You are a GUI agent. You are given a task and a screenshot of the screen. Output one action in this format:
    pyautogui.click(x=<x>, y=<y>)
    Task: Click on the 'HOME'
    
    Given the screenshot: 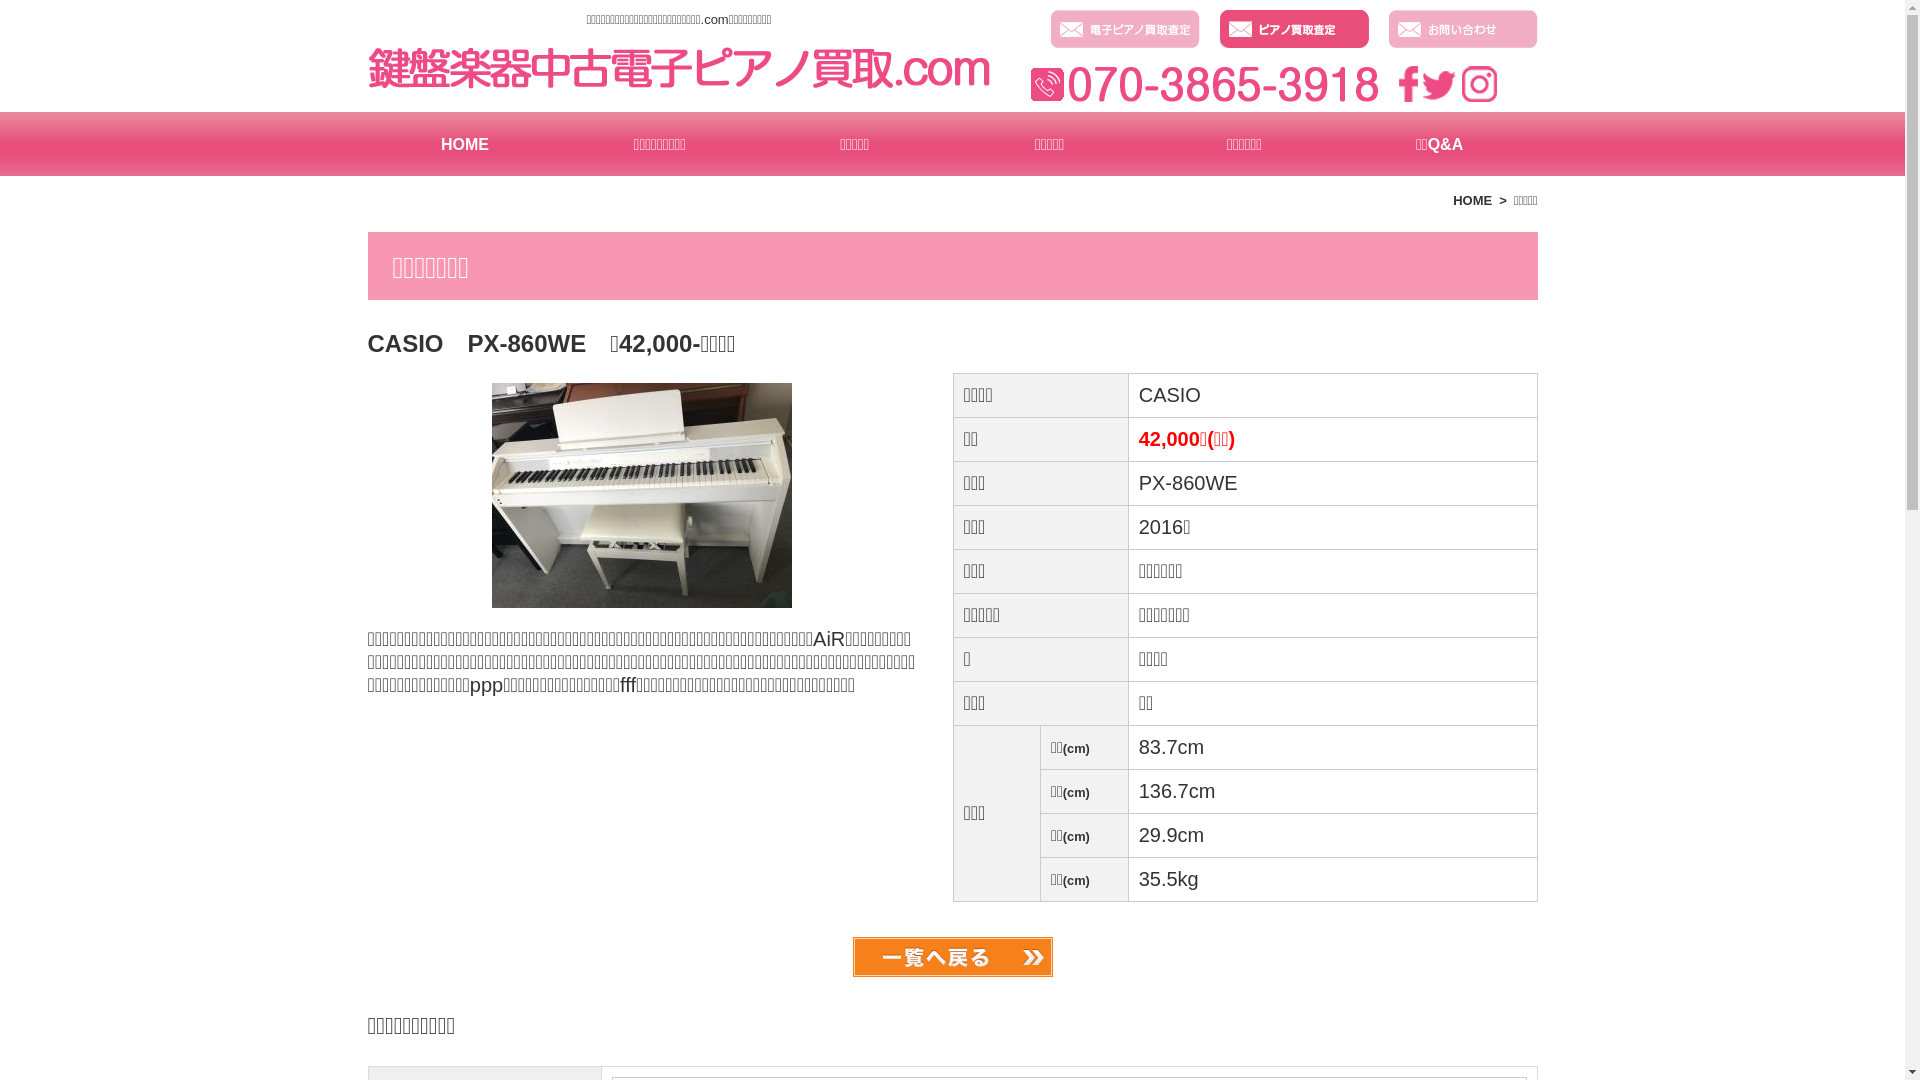 What is the action you would take?
    pyautogui.click(x=464, y=142)
    